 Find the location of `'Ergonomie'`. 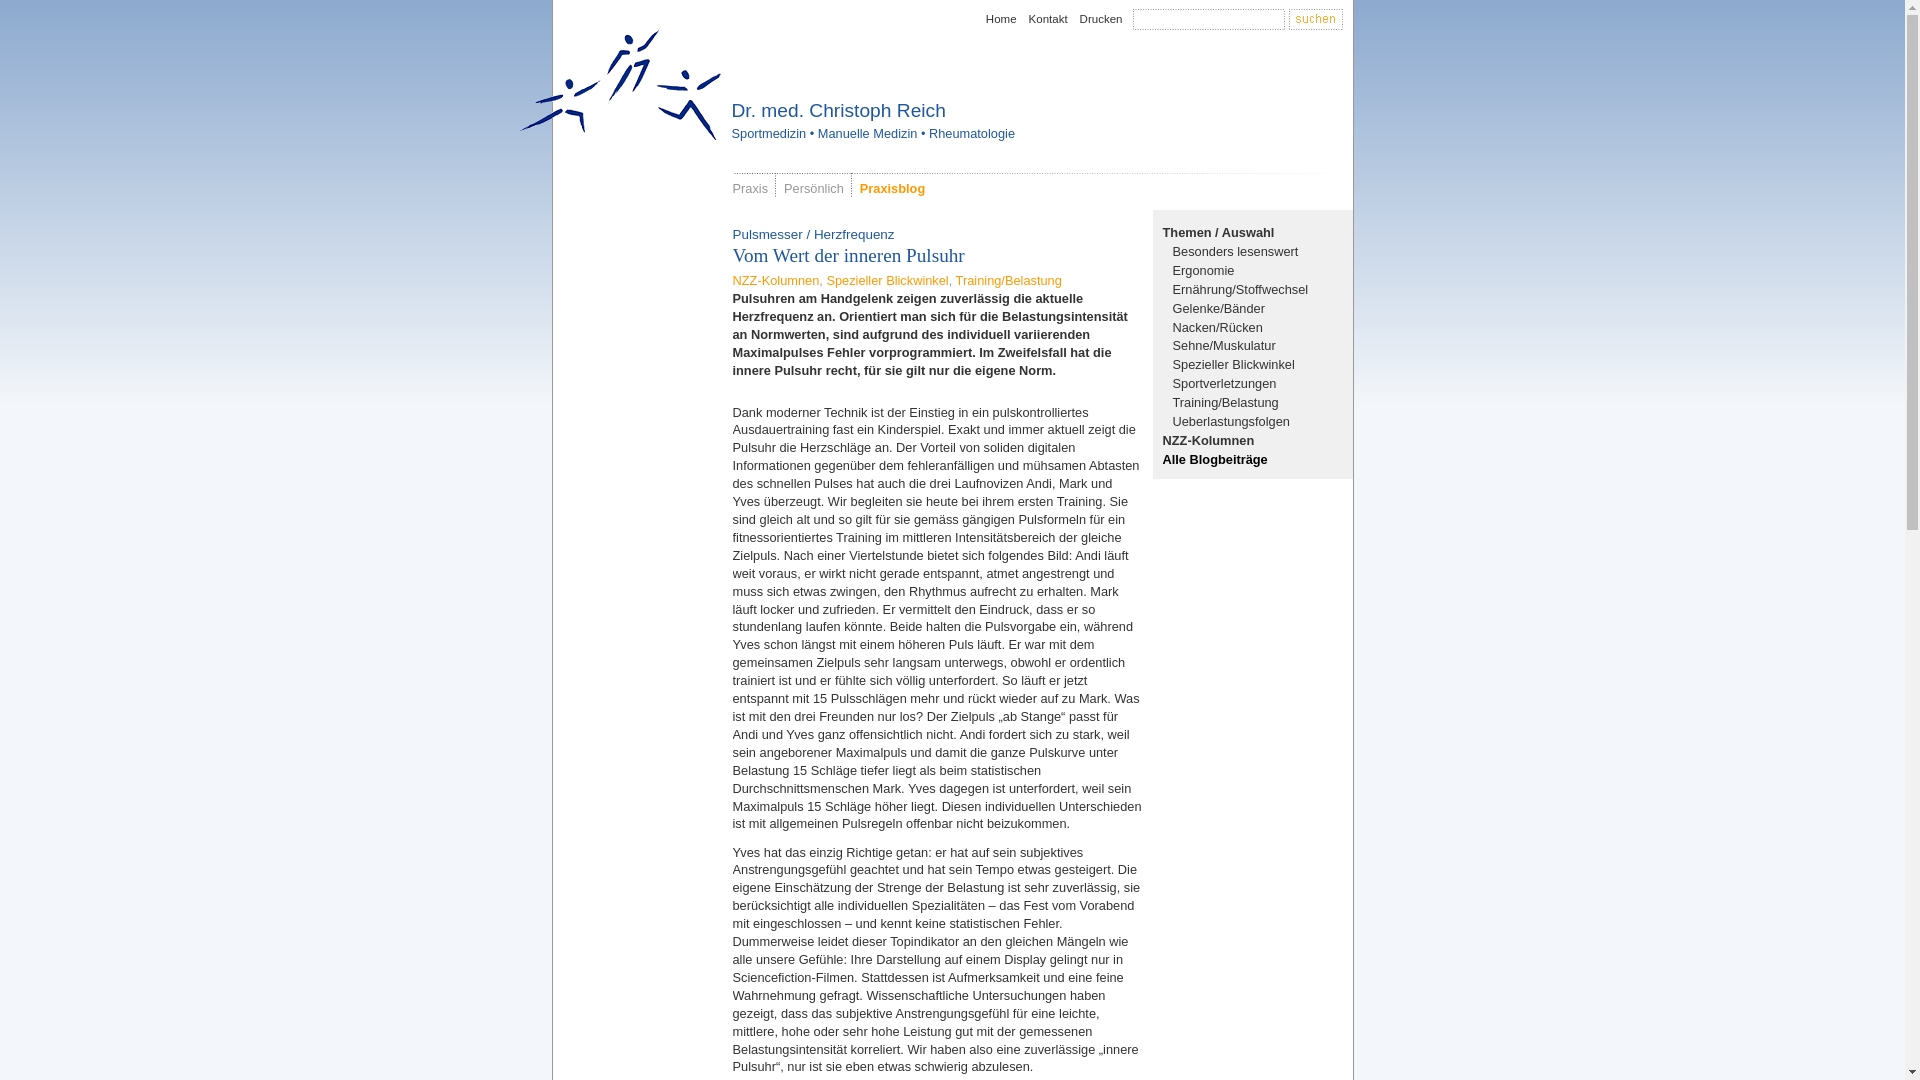

'Ergonomie' is located at coordinates (1202, 270).